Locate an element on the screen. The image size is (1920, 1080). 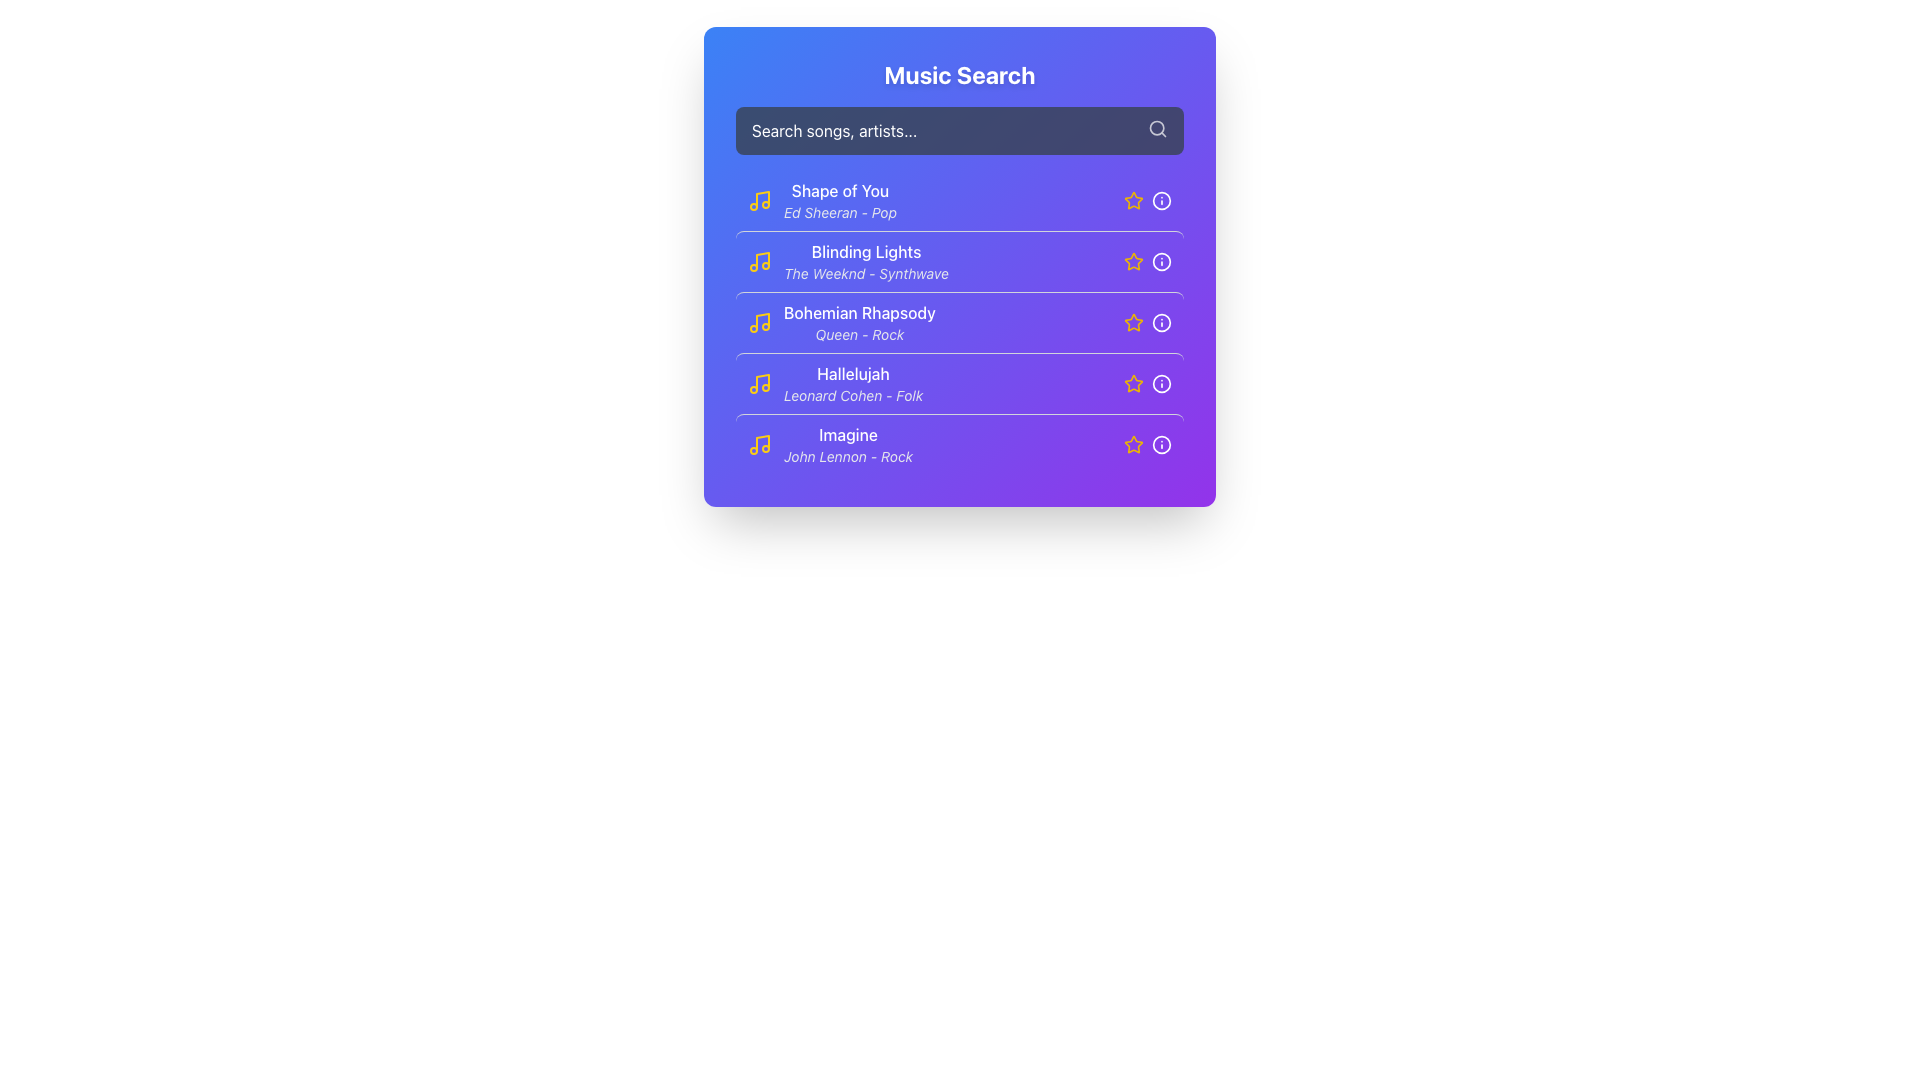
the informational text block displaying song title and artist/genre details, which is the third entry in the 'Music Search' list is located at coordinates (841, 322).